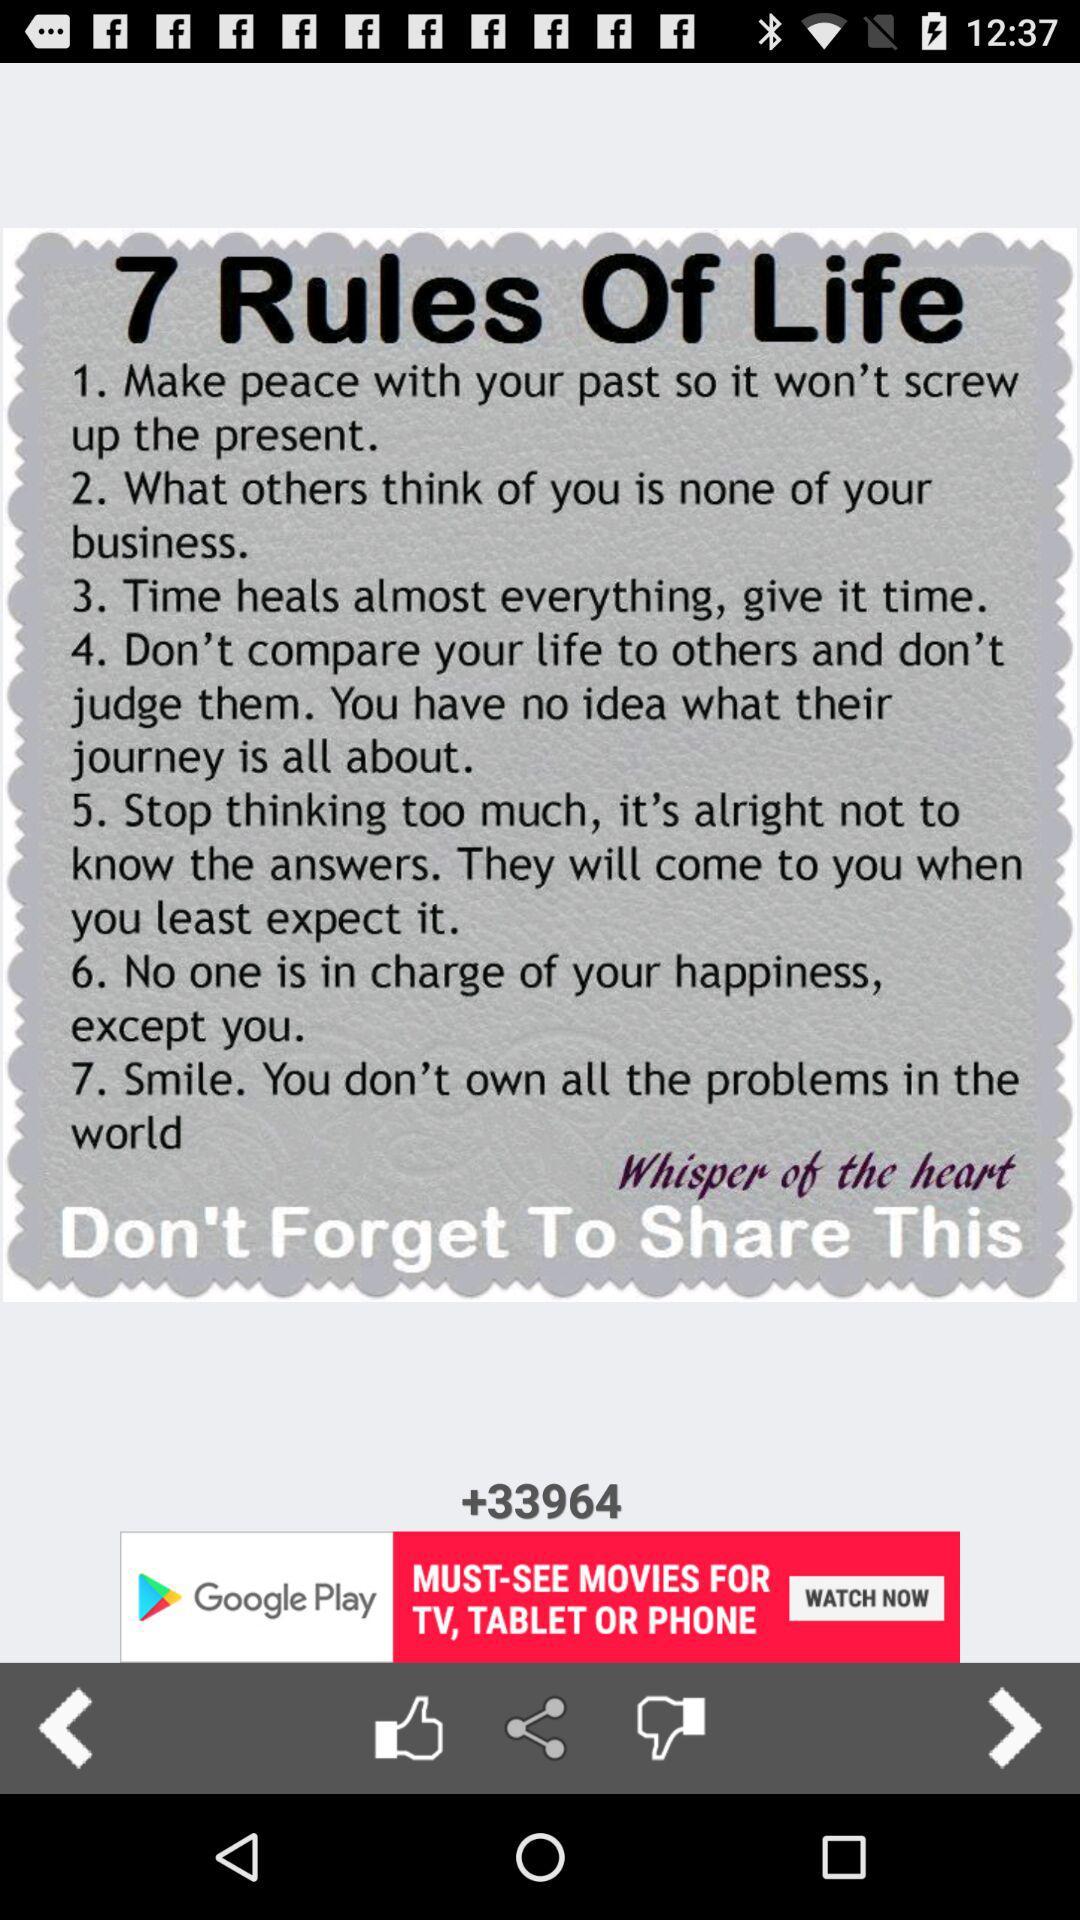  I want to click on share option, so click(538, 1727).